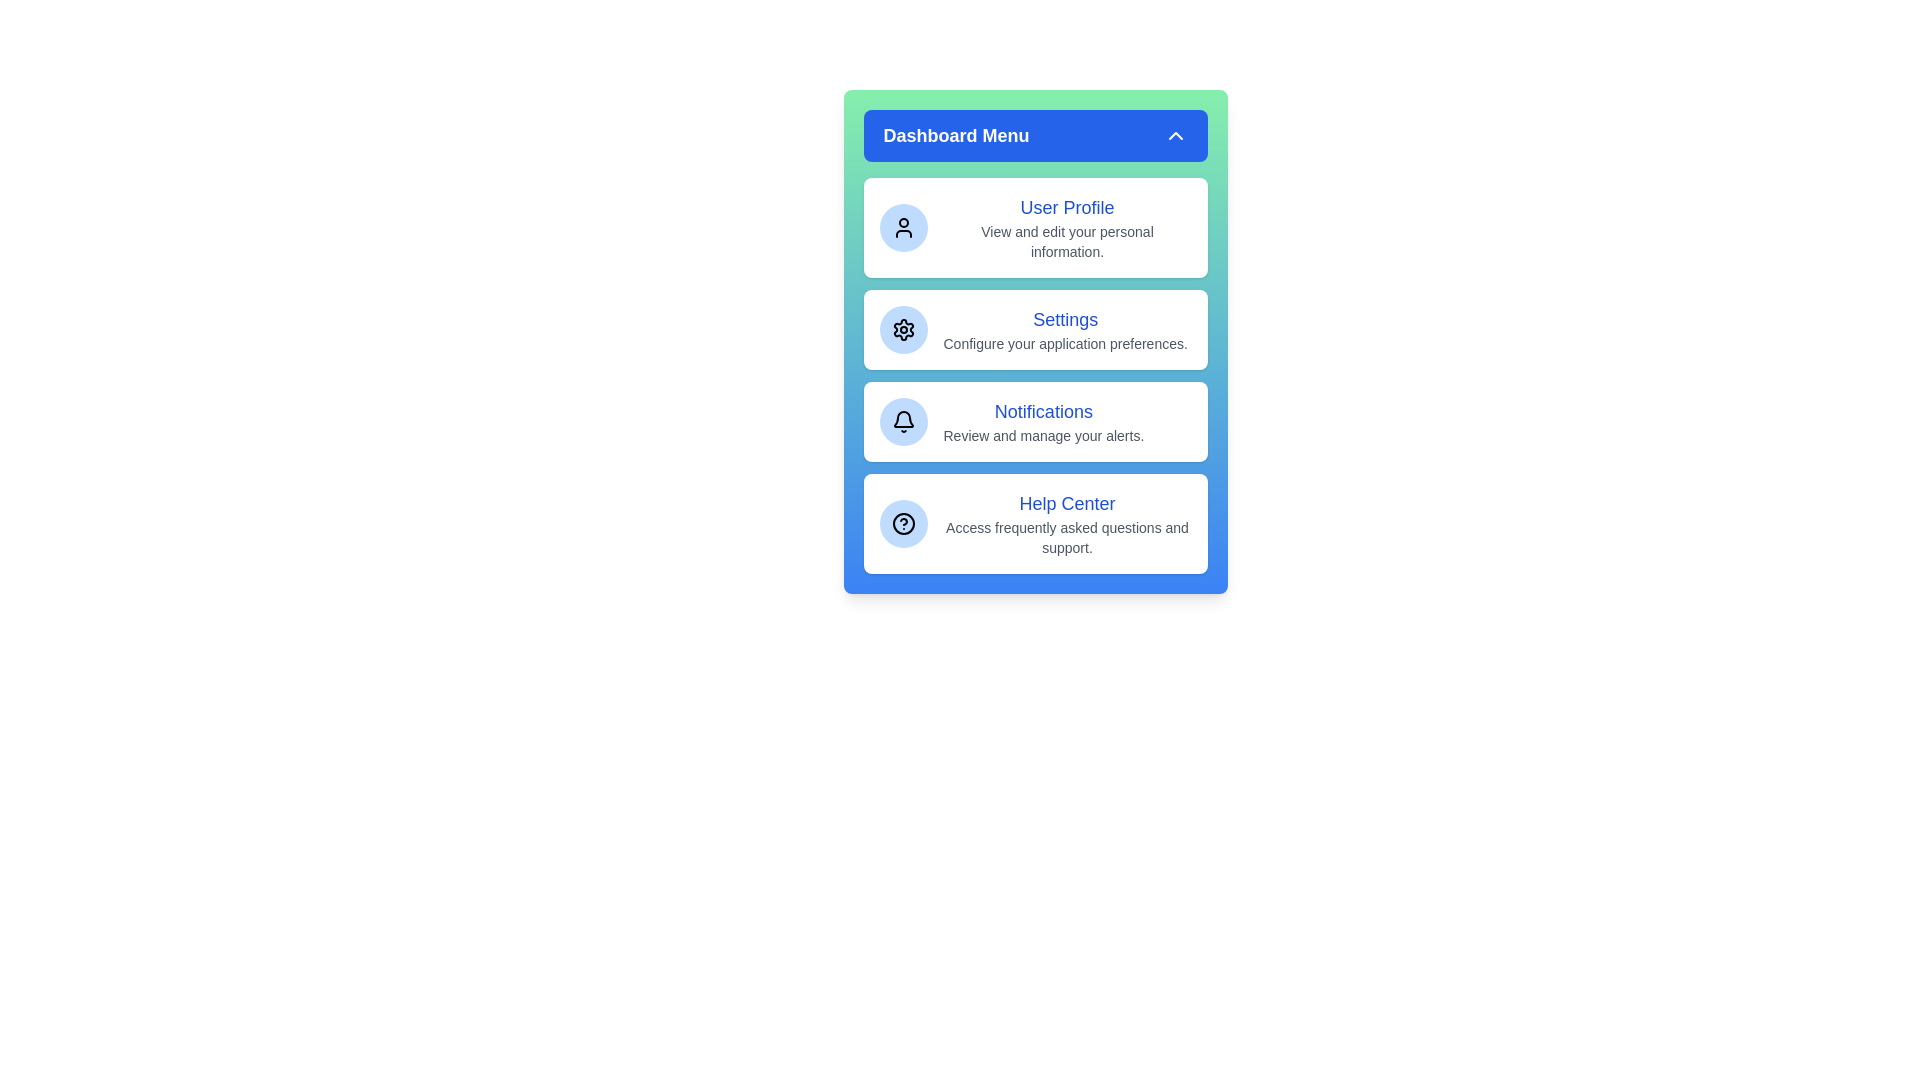  What do you see at coordinates (1035, 226) in the screenshot?
I see `the menu option User Profile` at bounding box center [1035, 226].